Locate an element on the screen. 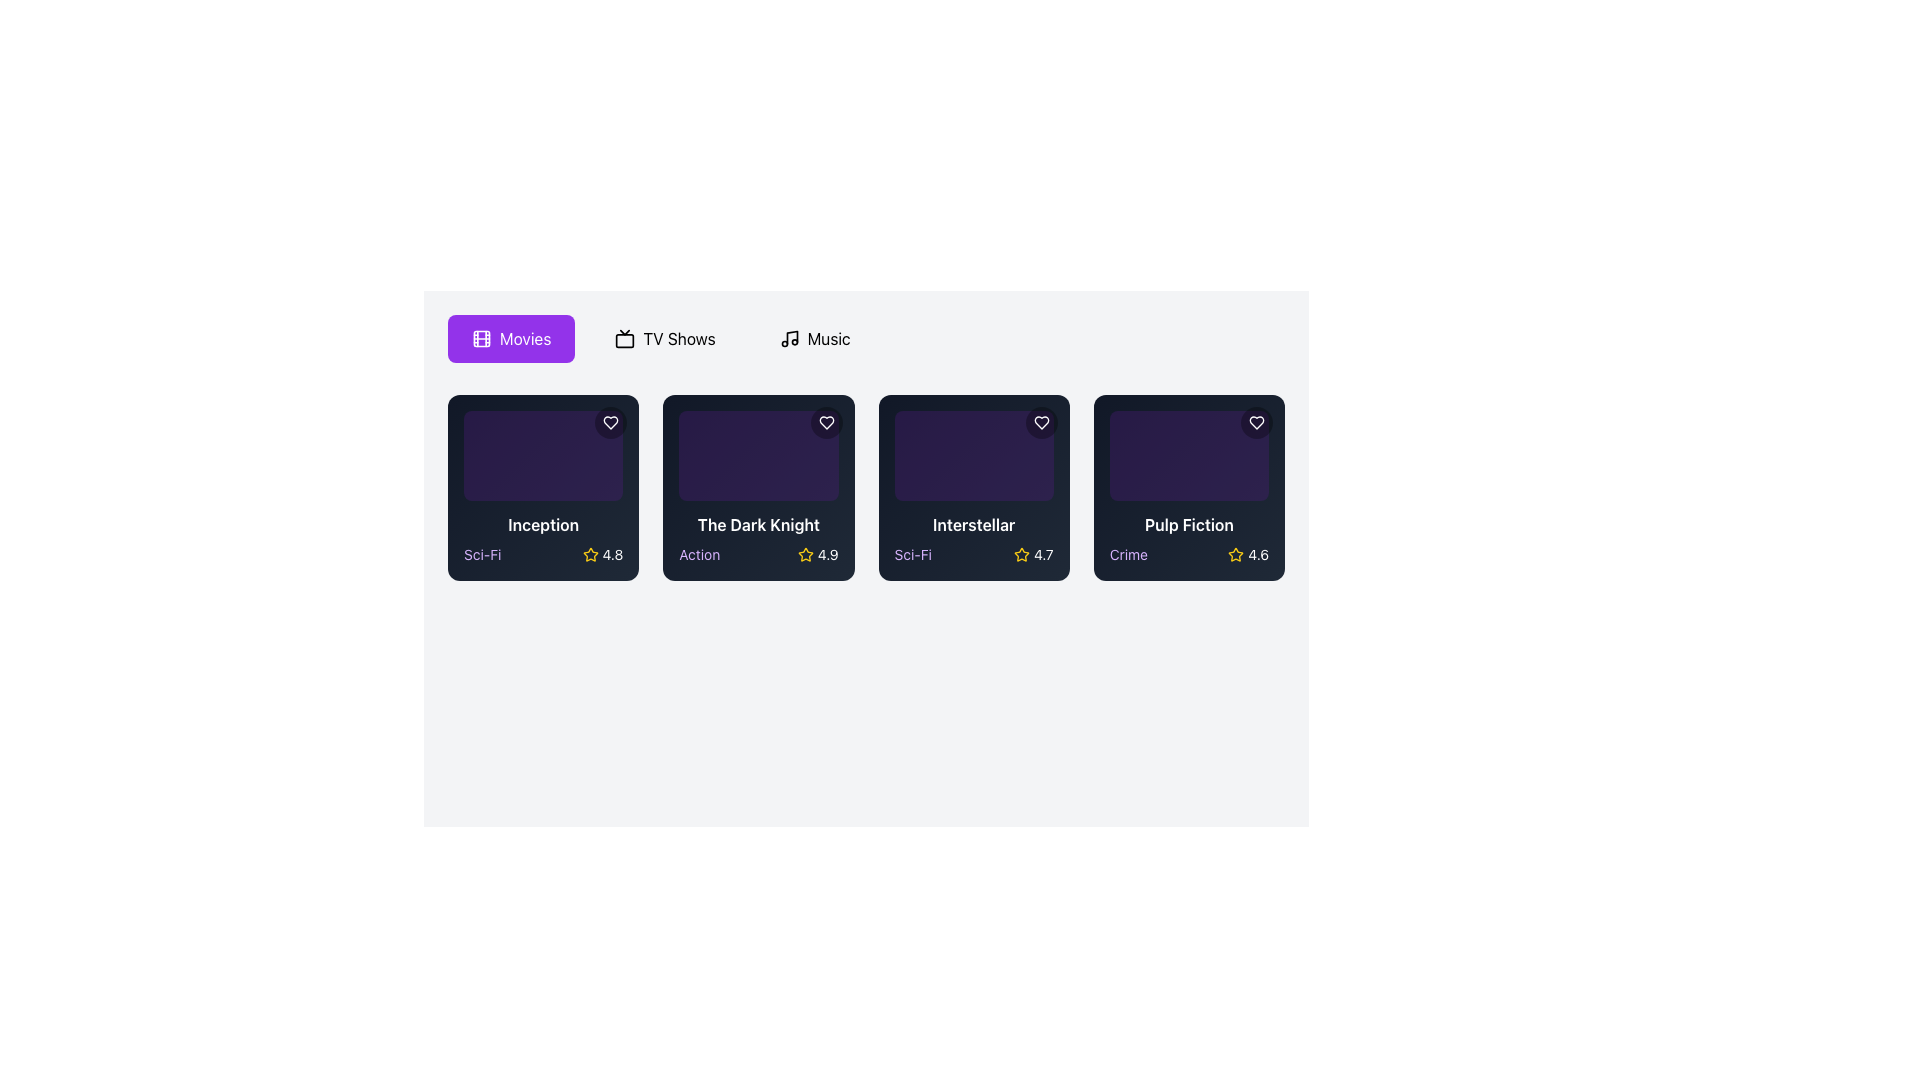  the 'TV Shows' button, which is a button-like component labeled 'TV Shows' with a television icon to its left, located in the middle of a horizontal row of three options at the top section of the interface is located at coordinates (665, 338).